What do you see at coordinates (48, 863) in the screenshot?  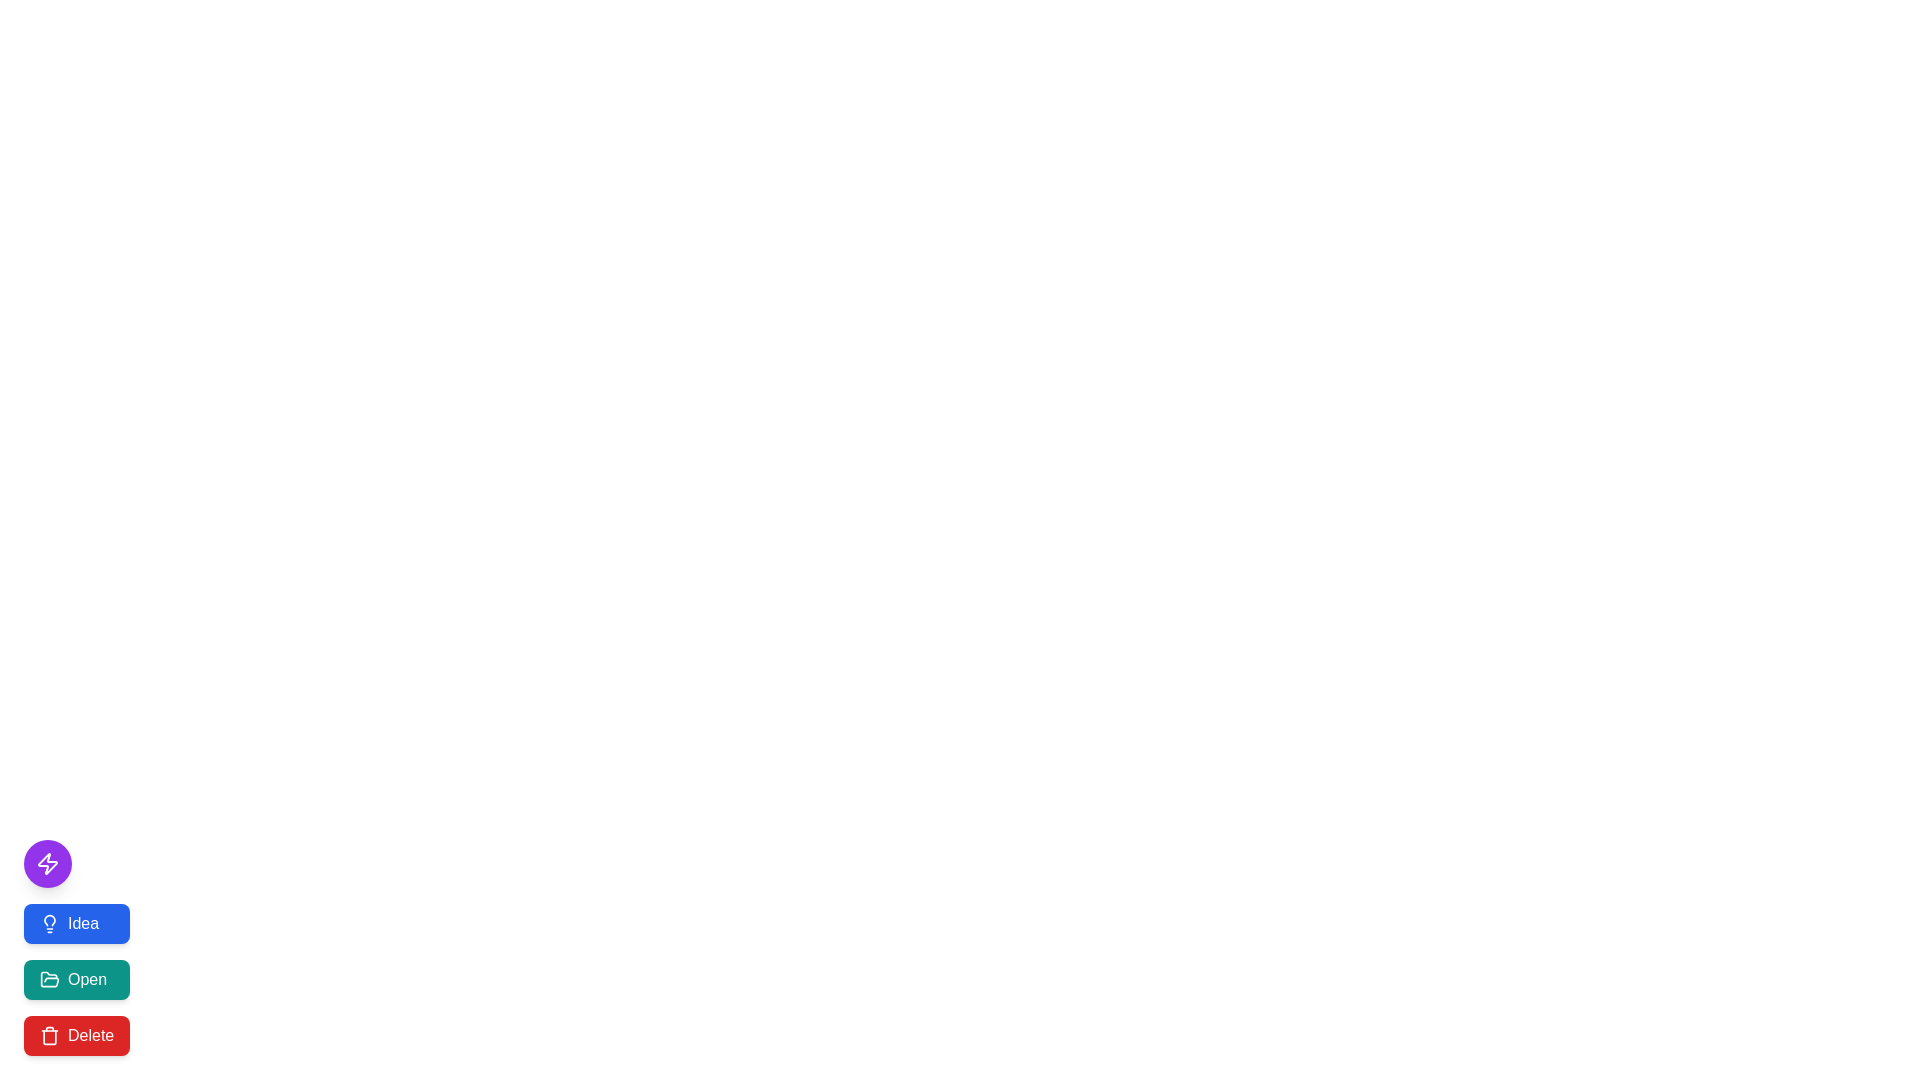 I see `the circular button that symbolizes an 'idea' or 'lightning' action, located at the top of a vertical stack of buttons` at bounding box center [48, 863].